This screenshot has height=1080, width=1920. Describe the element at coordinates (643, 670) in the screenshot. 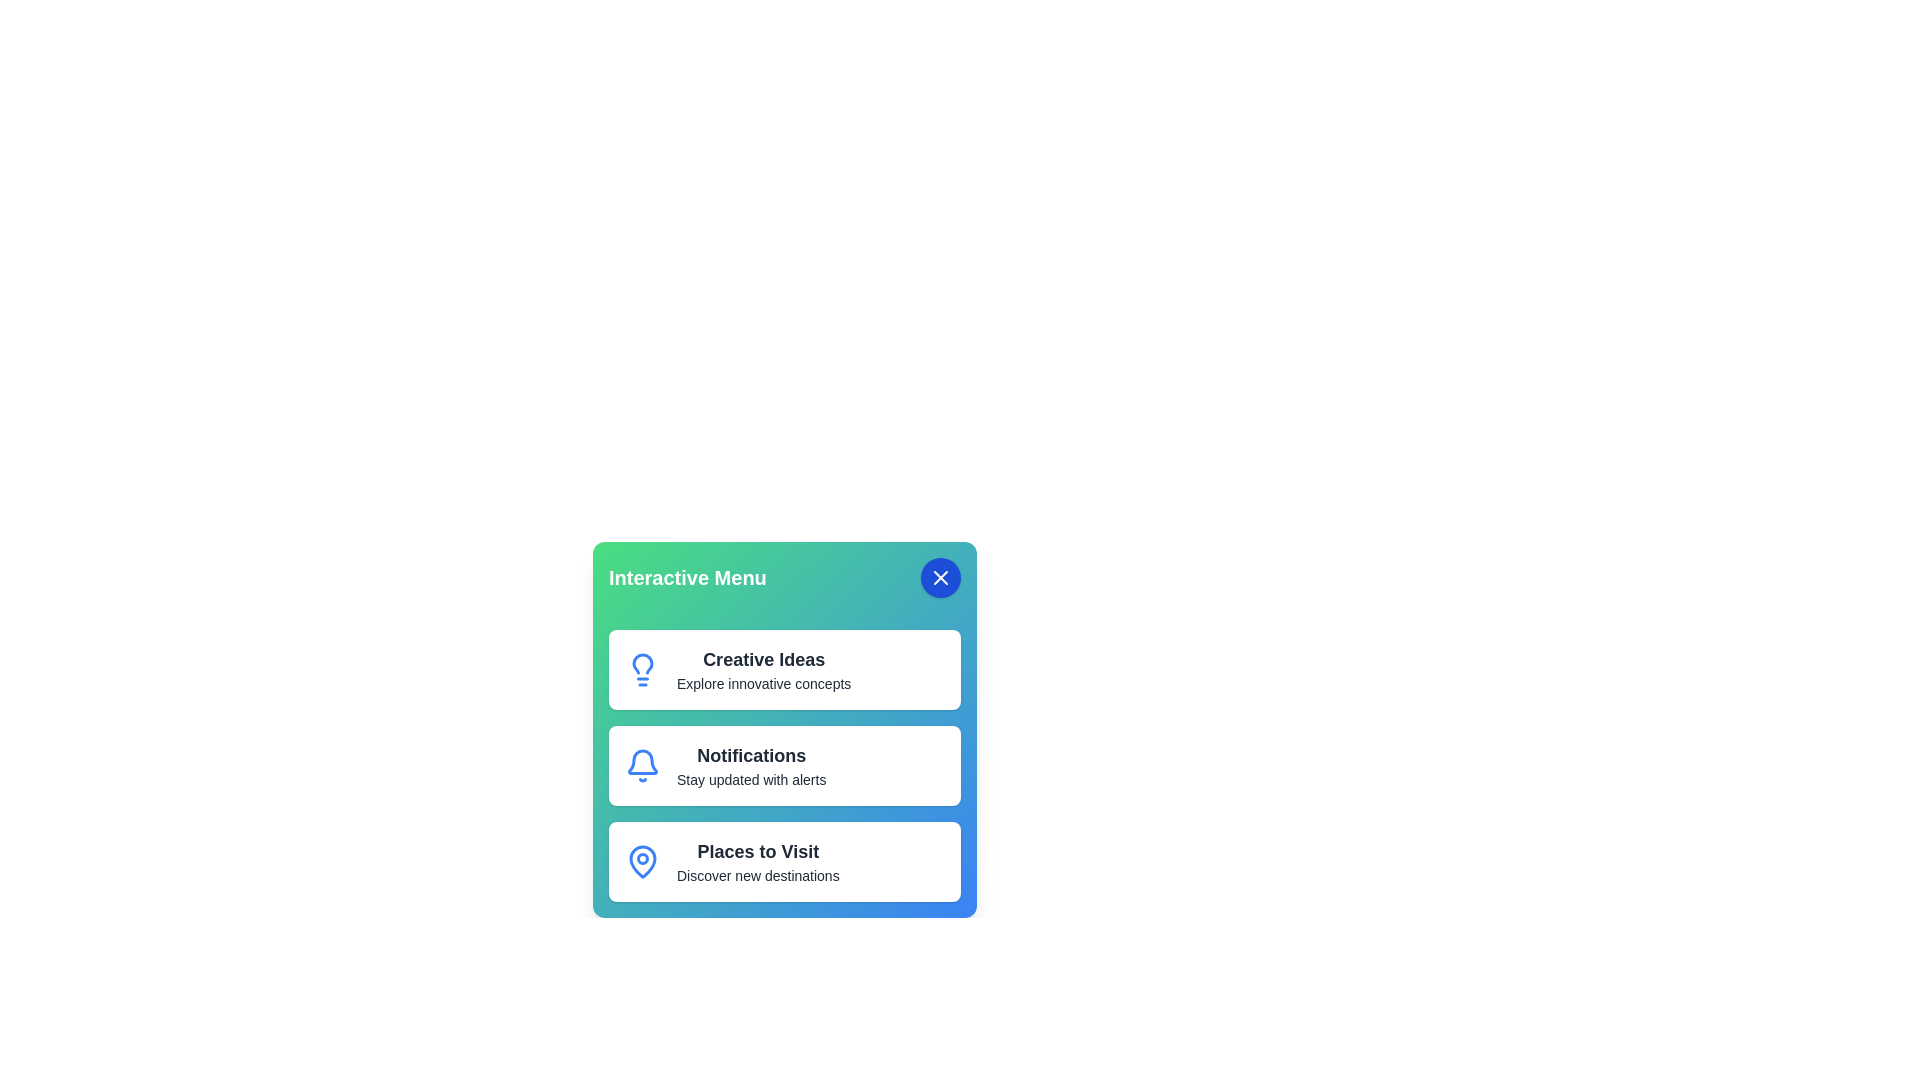

I see `the icon of the menu item Creative Ideas to trigger its visual feedback` at that location.